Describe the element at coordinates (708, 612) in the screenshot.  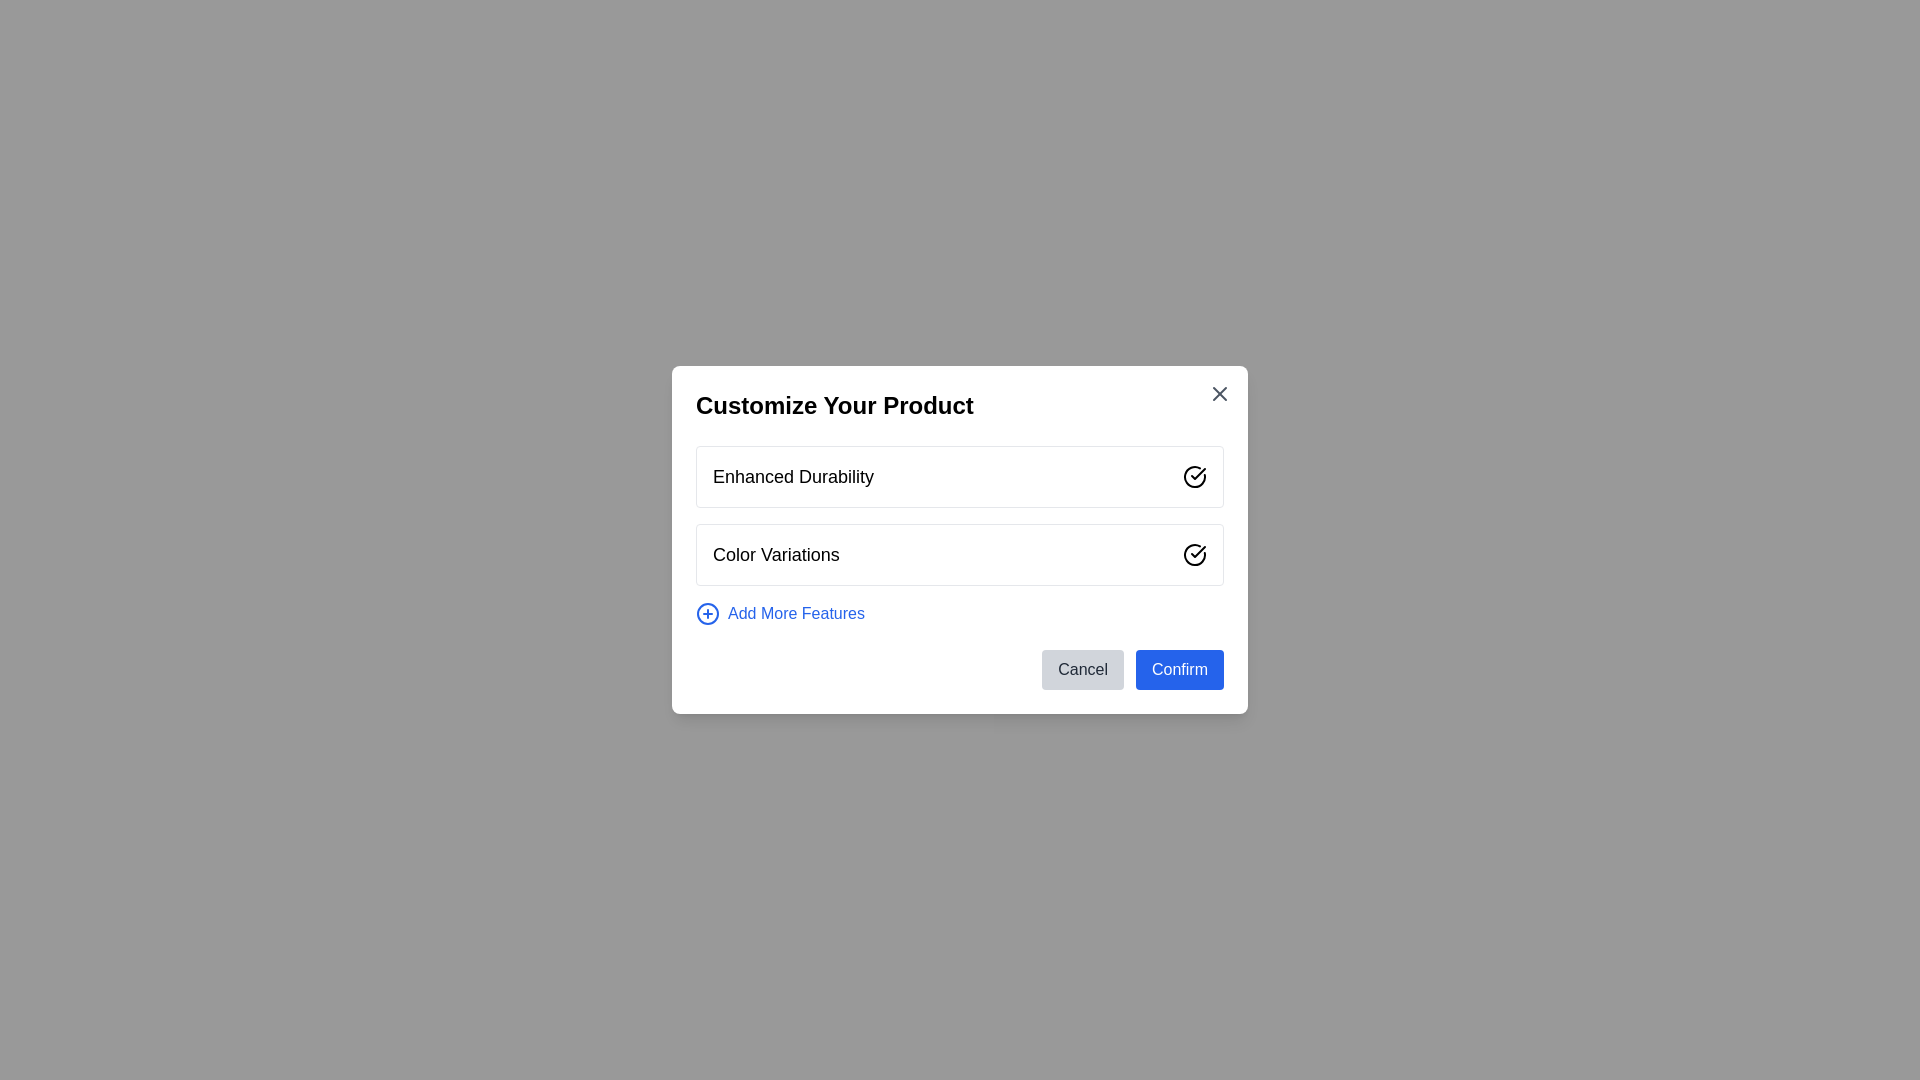
I see `the circular component of the SVG graphic located on the left margin of the 'Add More Features' text link within the modal box` at that location.